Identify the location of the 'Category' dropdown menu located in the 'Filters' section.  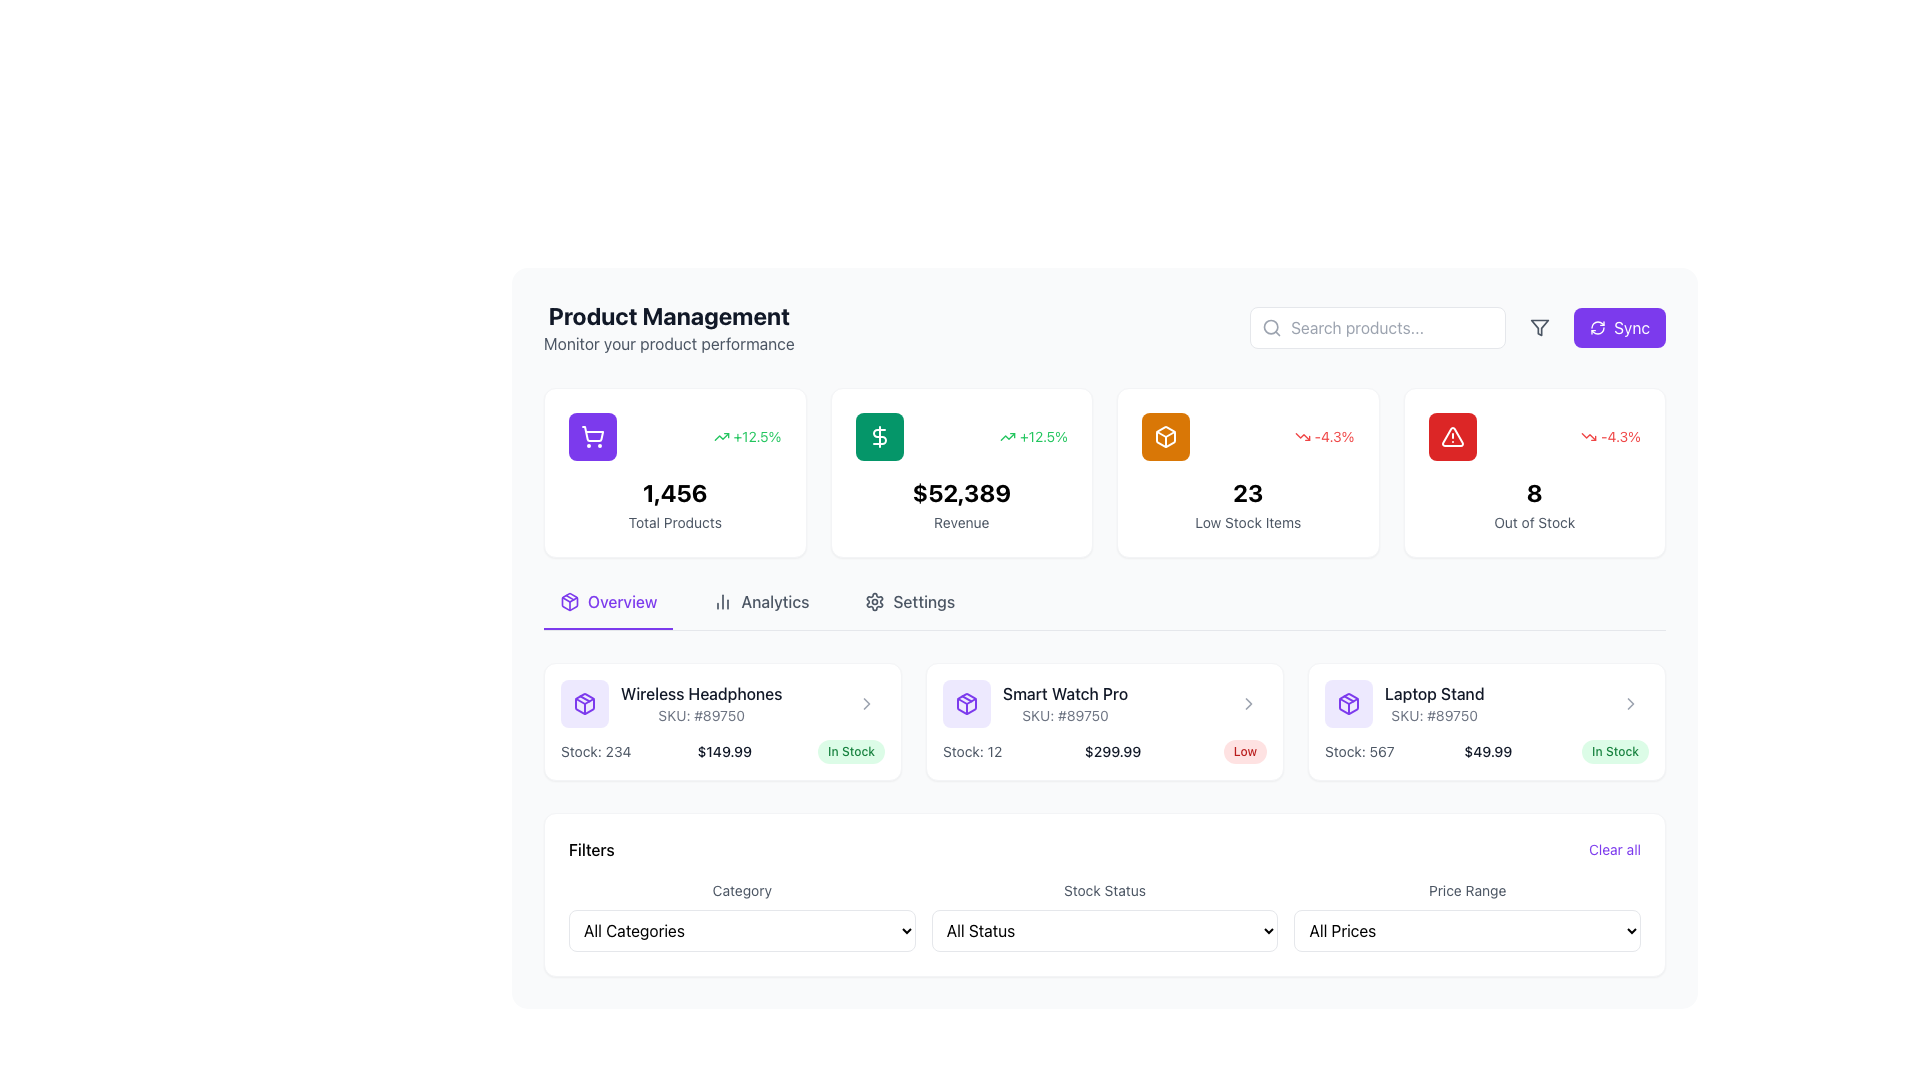
(741, 930).